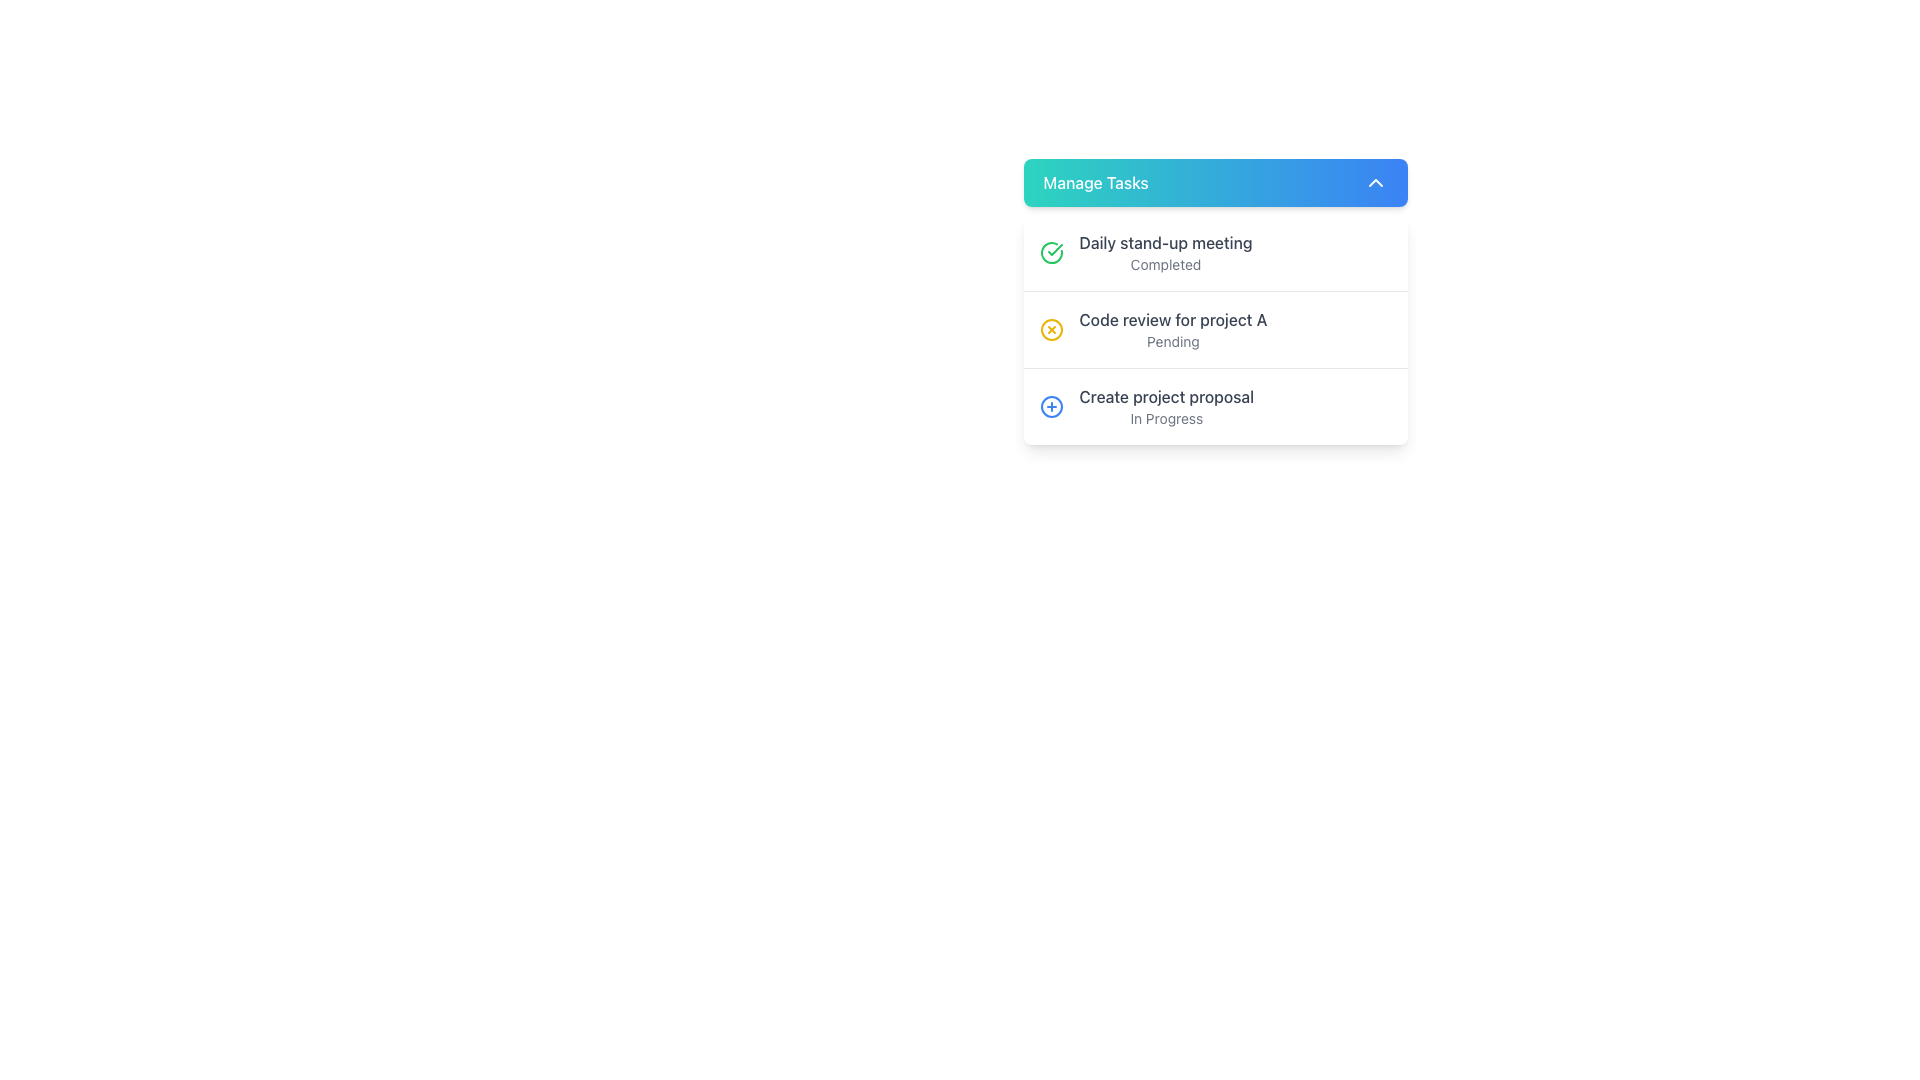 Image resolution: width=1920 pixels, height=1080 pixels. Describe the element at coordinates (1054, 249) in the screenshot. I see `the checkmark icon located at the center of a circular graphical component, which indicates a positive status, positioned to the left of the text 'Daily stand-up meeting'` at that location.